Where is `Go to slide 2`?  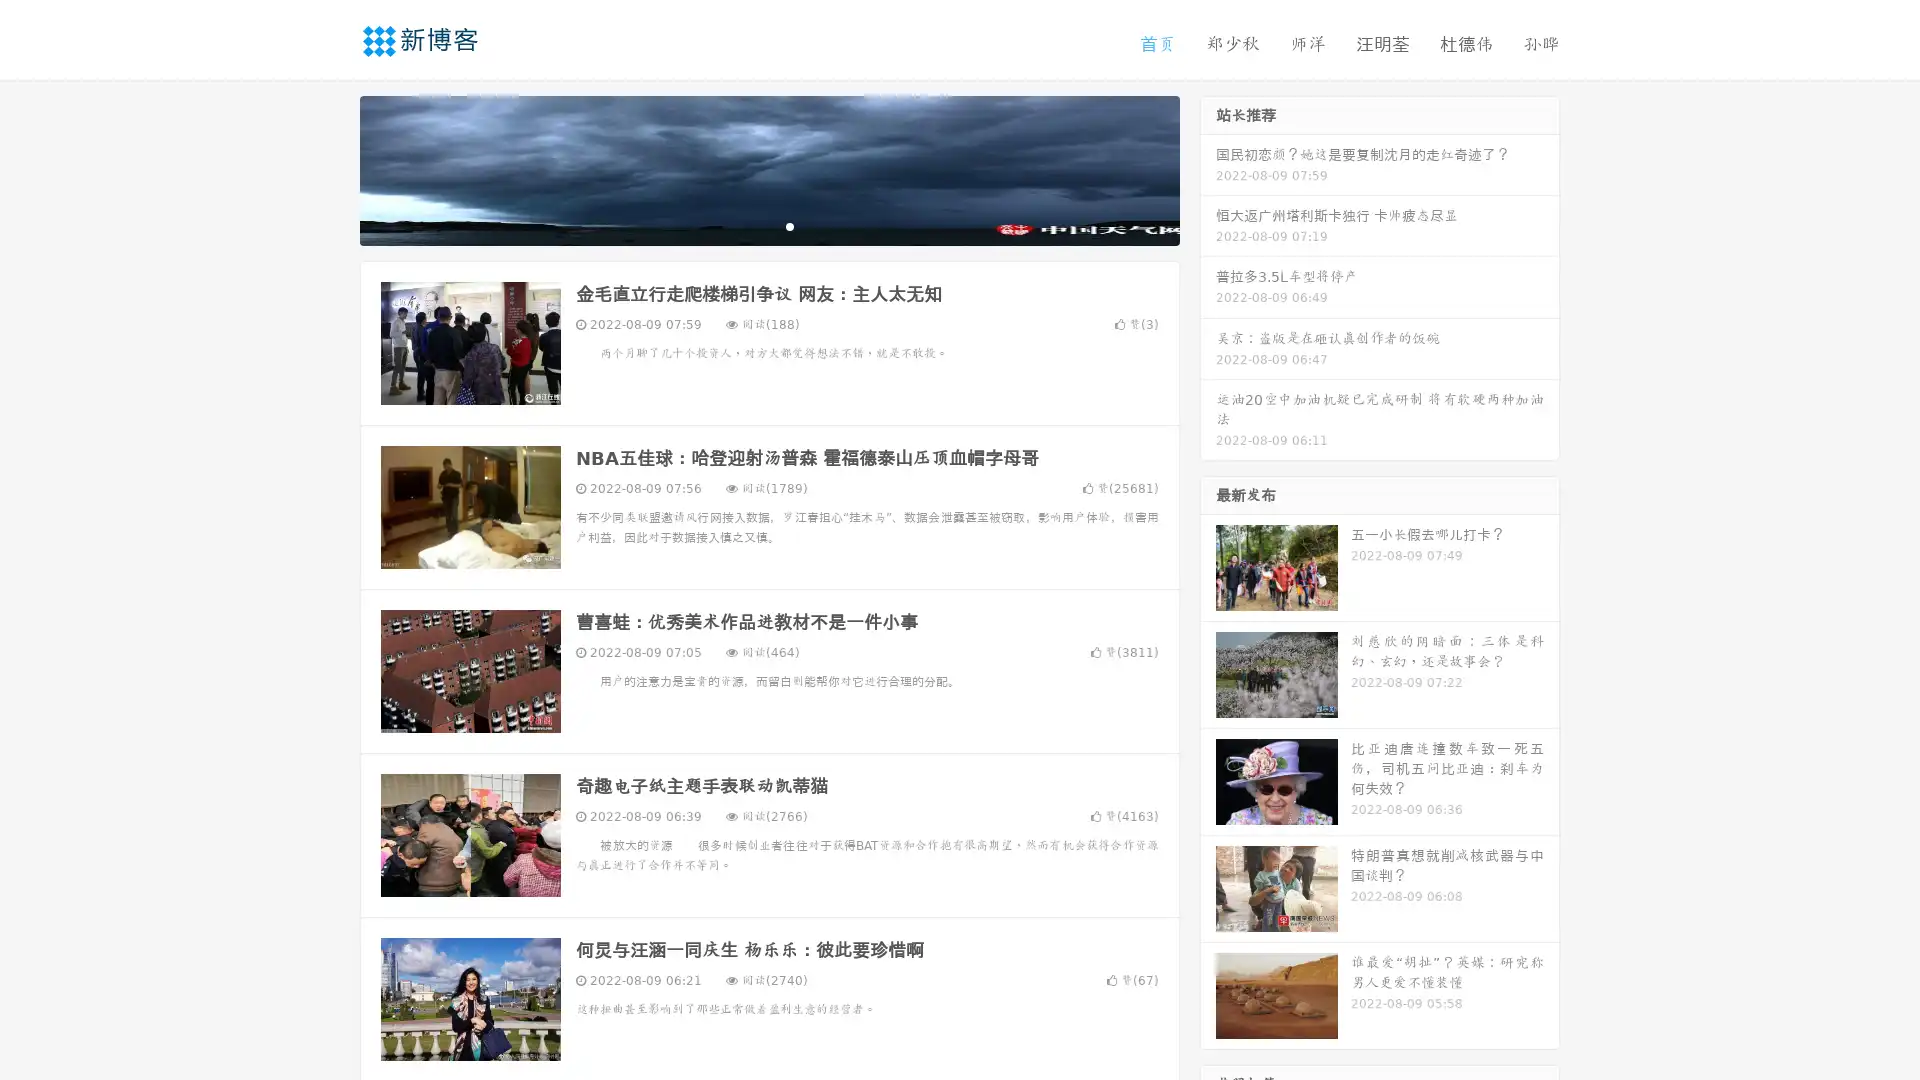 Go to slide 2 is located at coordinates (768, 225).